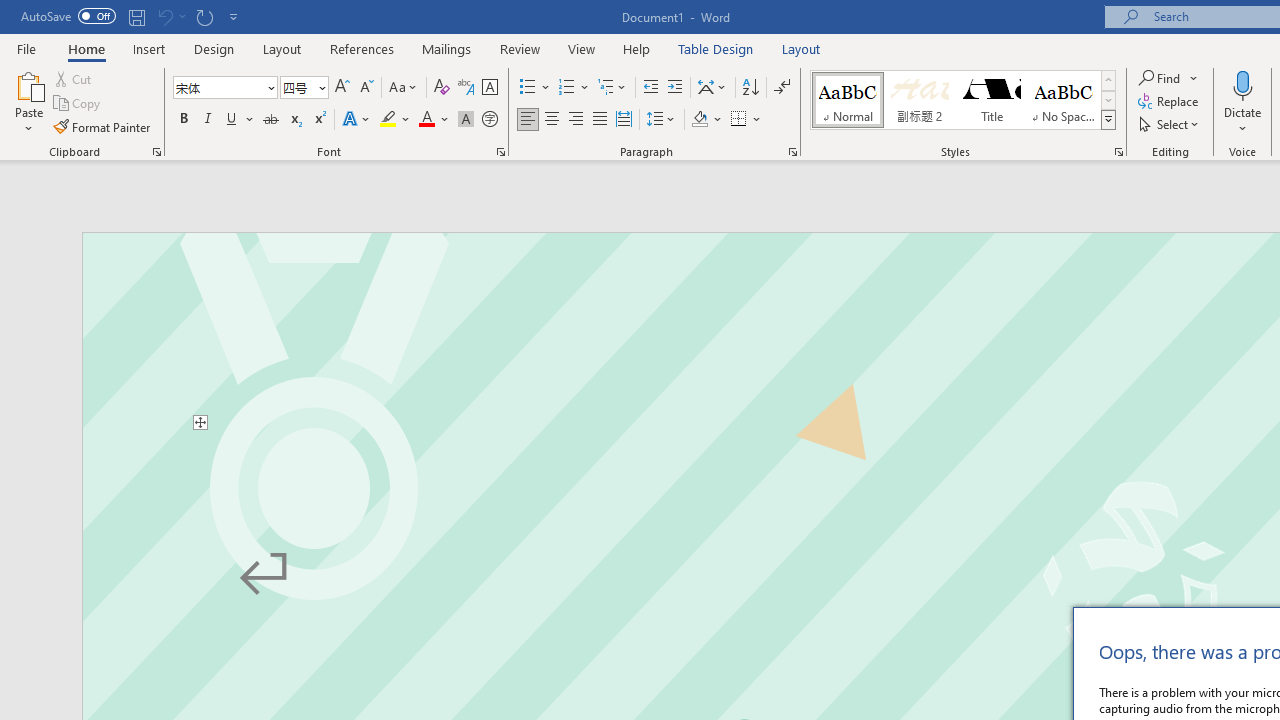 The image size is (1280, 720). Describe the element at coordinates (425, 119) in the screenshot. I see `'Font Color Red'` at that location.